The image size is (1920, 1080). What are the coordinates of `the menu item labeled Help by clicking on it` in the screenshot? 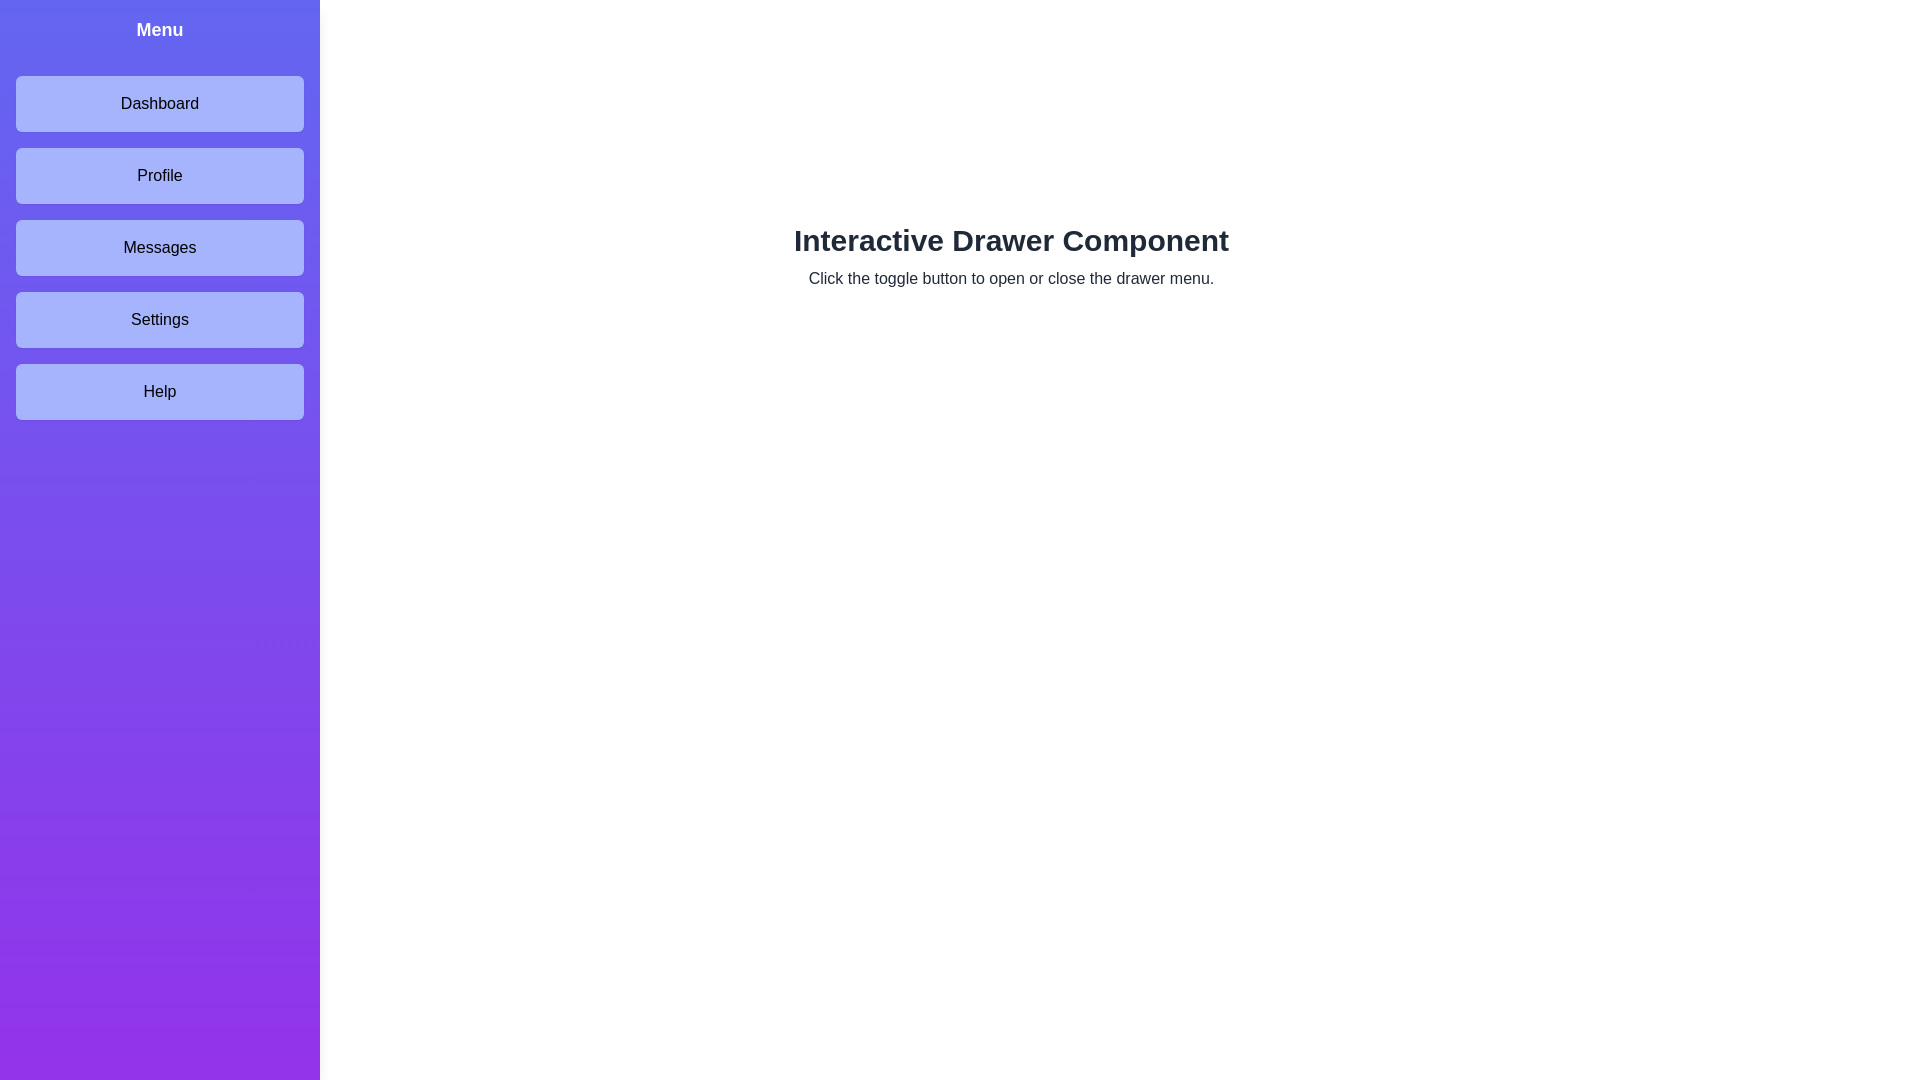 It's located at (158, 392).